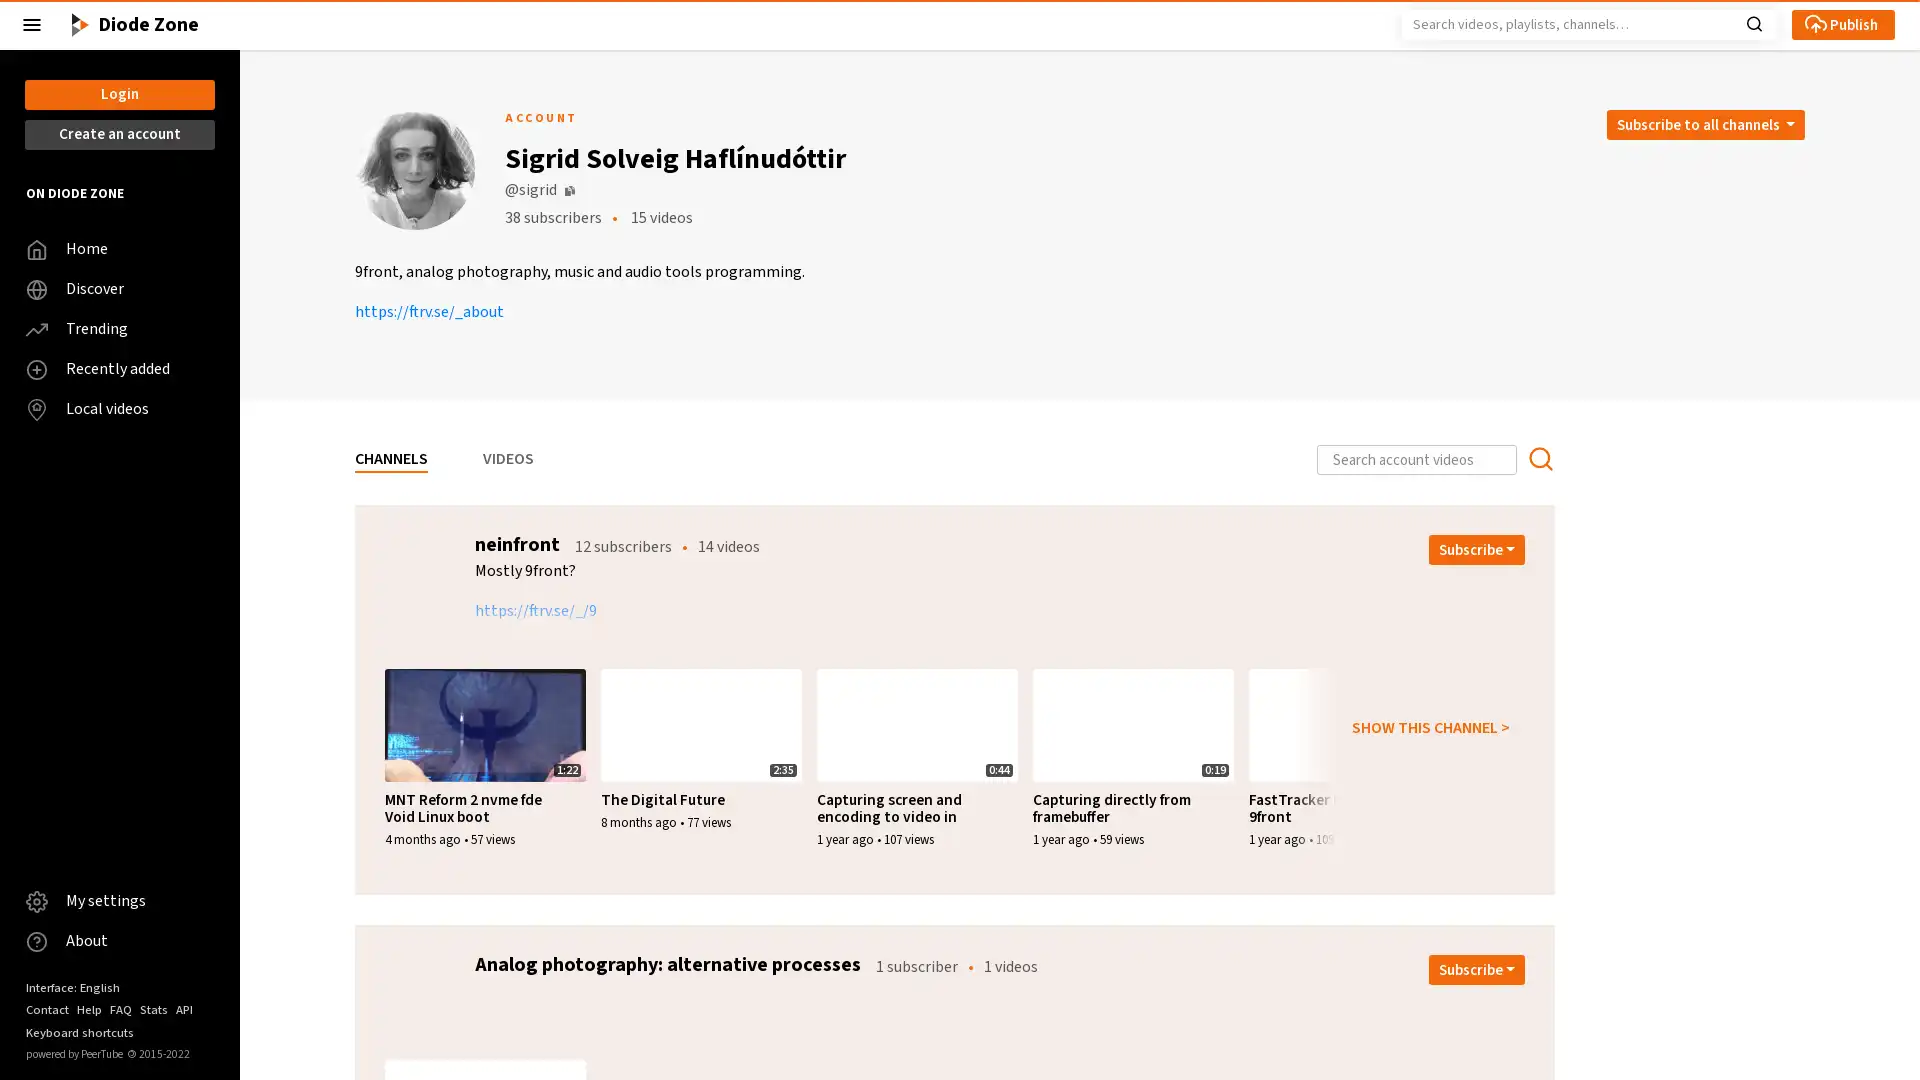 Image resolution: width=1920 pixels, height=1080 pixels. What do you see at coordinates (1703, 124) in the screenshot?
I see `Open subscription dropdown` at bounding box center [1703, 124].